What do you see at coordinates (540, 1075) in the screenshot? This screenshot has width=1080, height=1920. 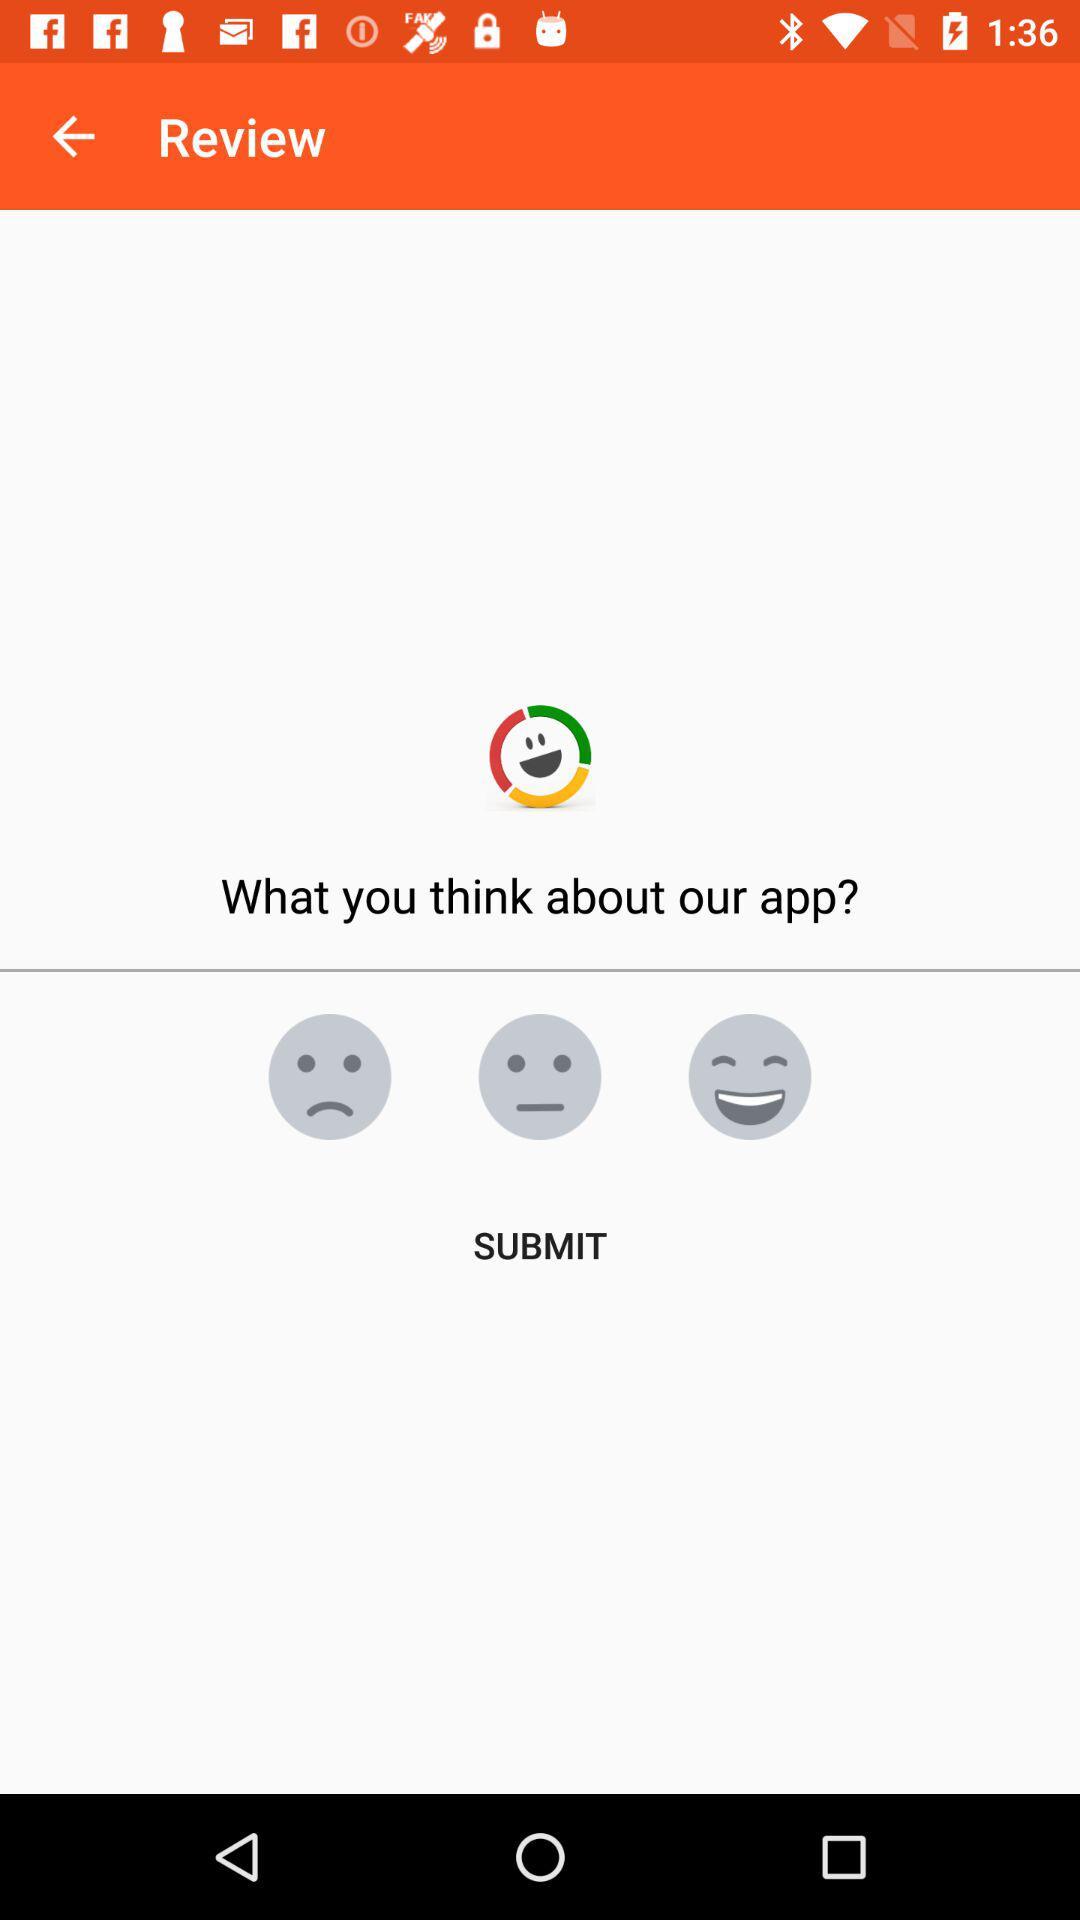 I see `the emoji icon` at bounding box center [540, 1075].